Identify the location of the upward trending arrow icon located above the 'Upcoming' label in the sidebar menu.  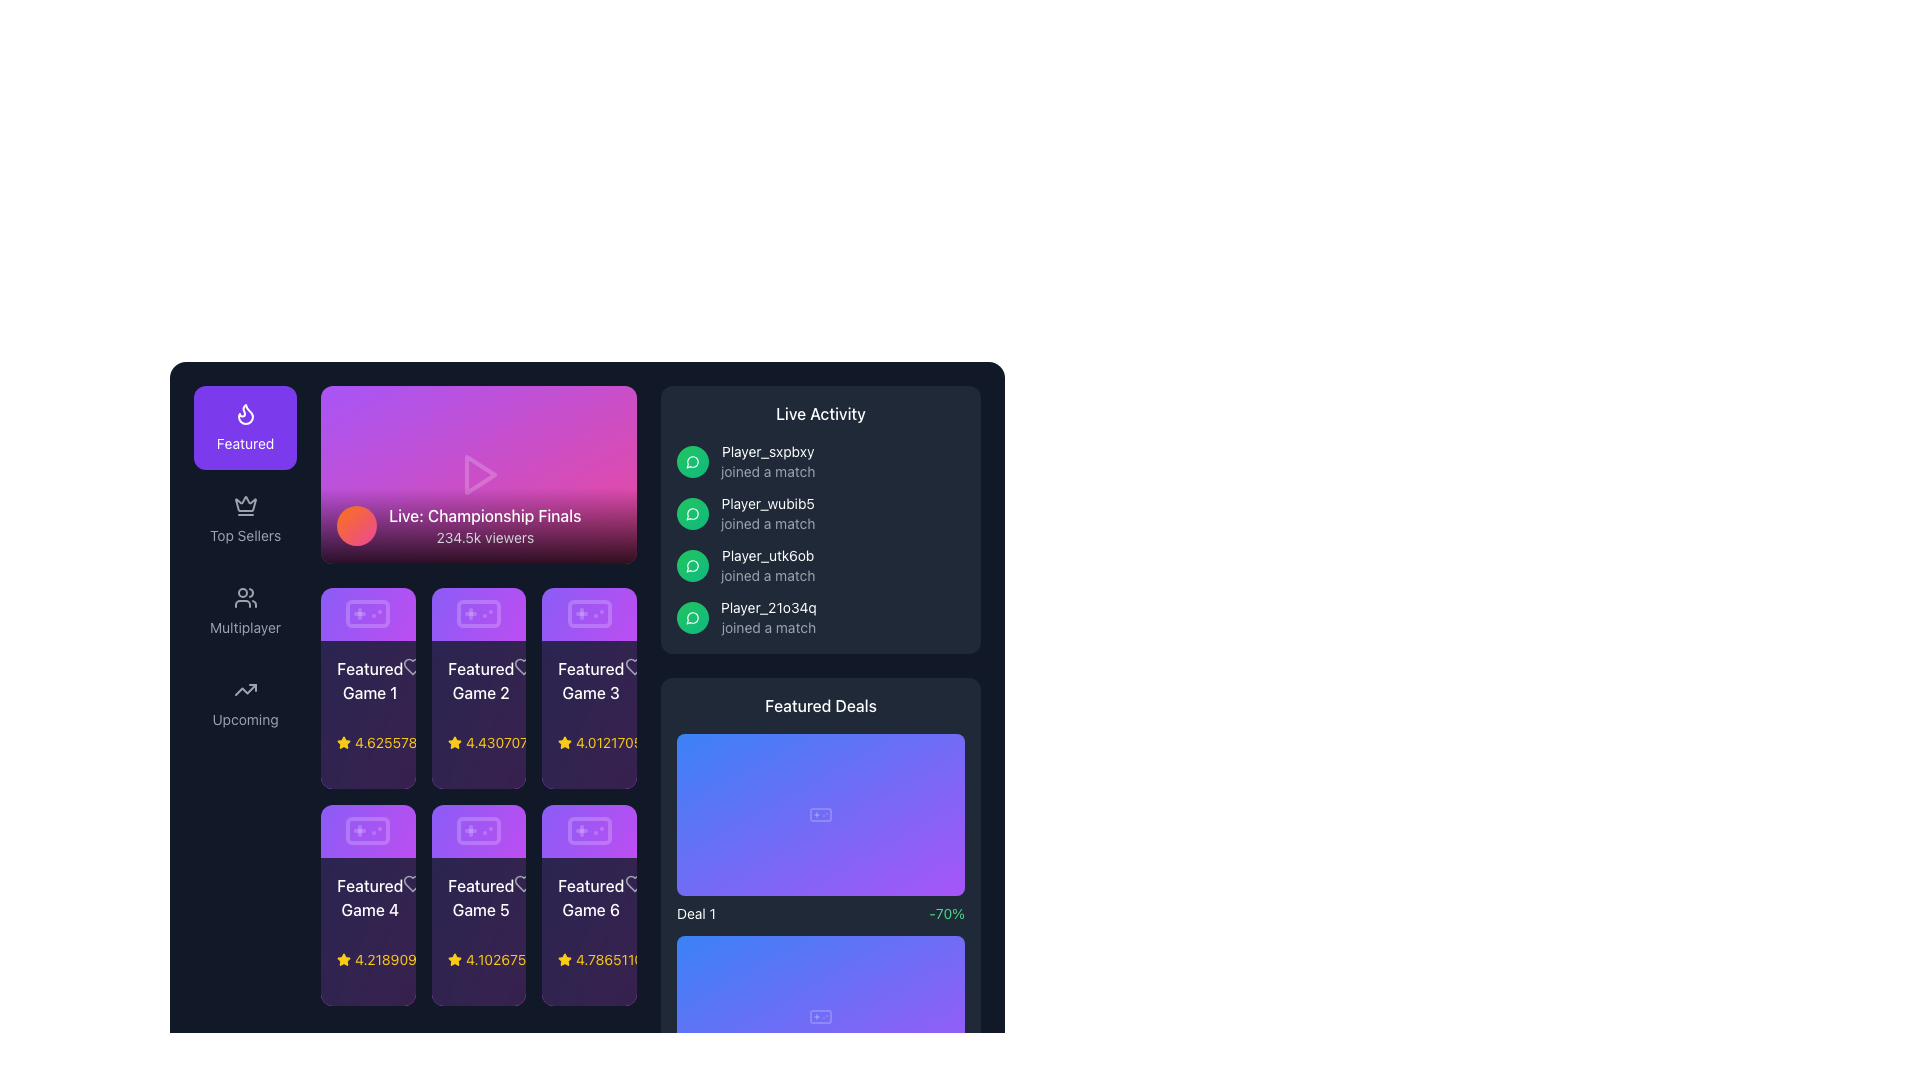
(244, 689).